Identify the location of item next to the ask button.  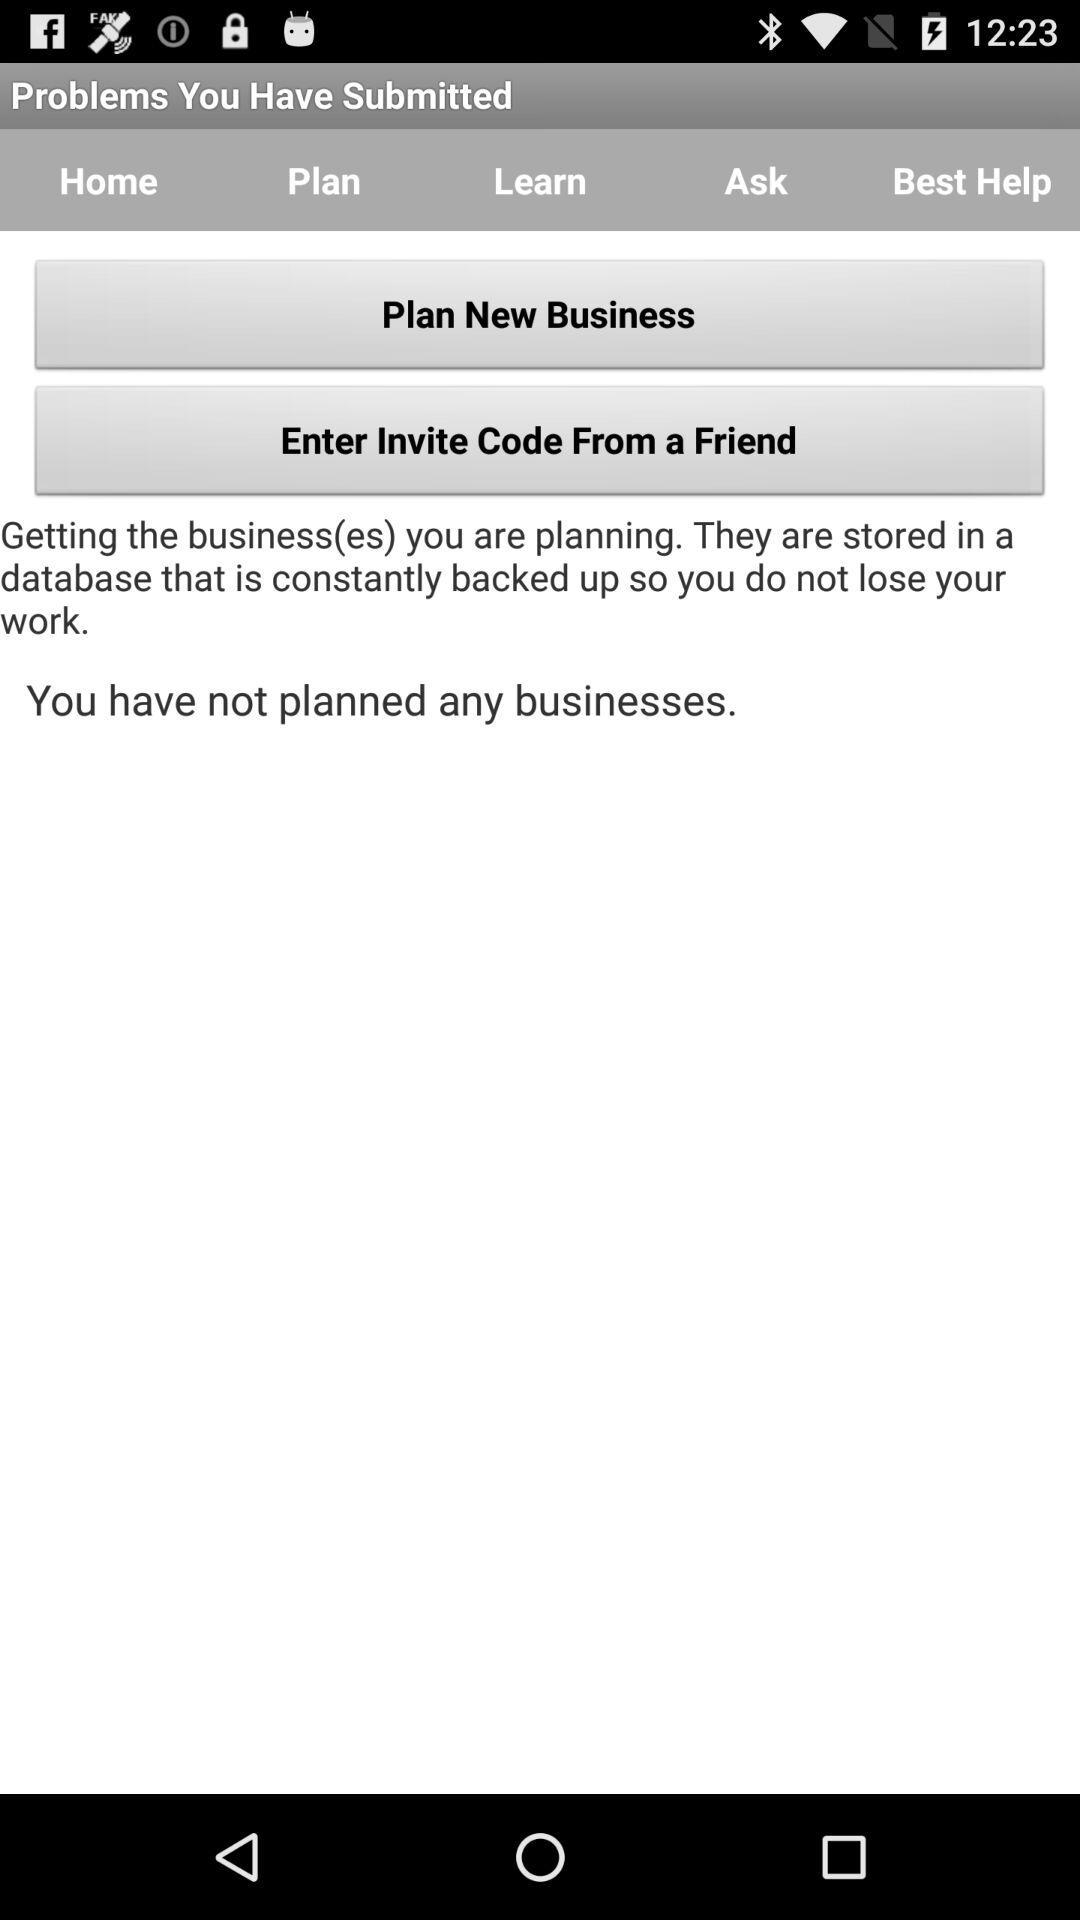
(540, 180).